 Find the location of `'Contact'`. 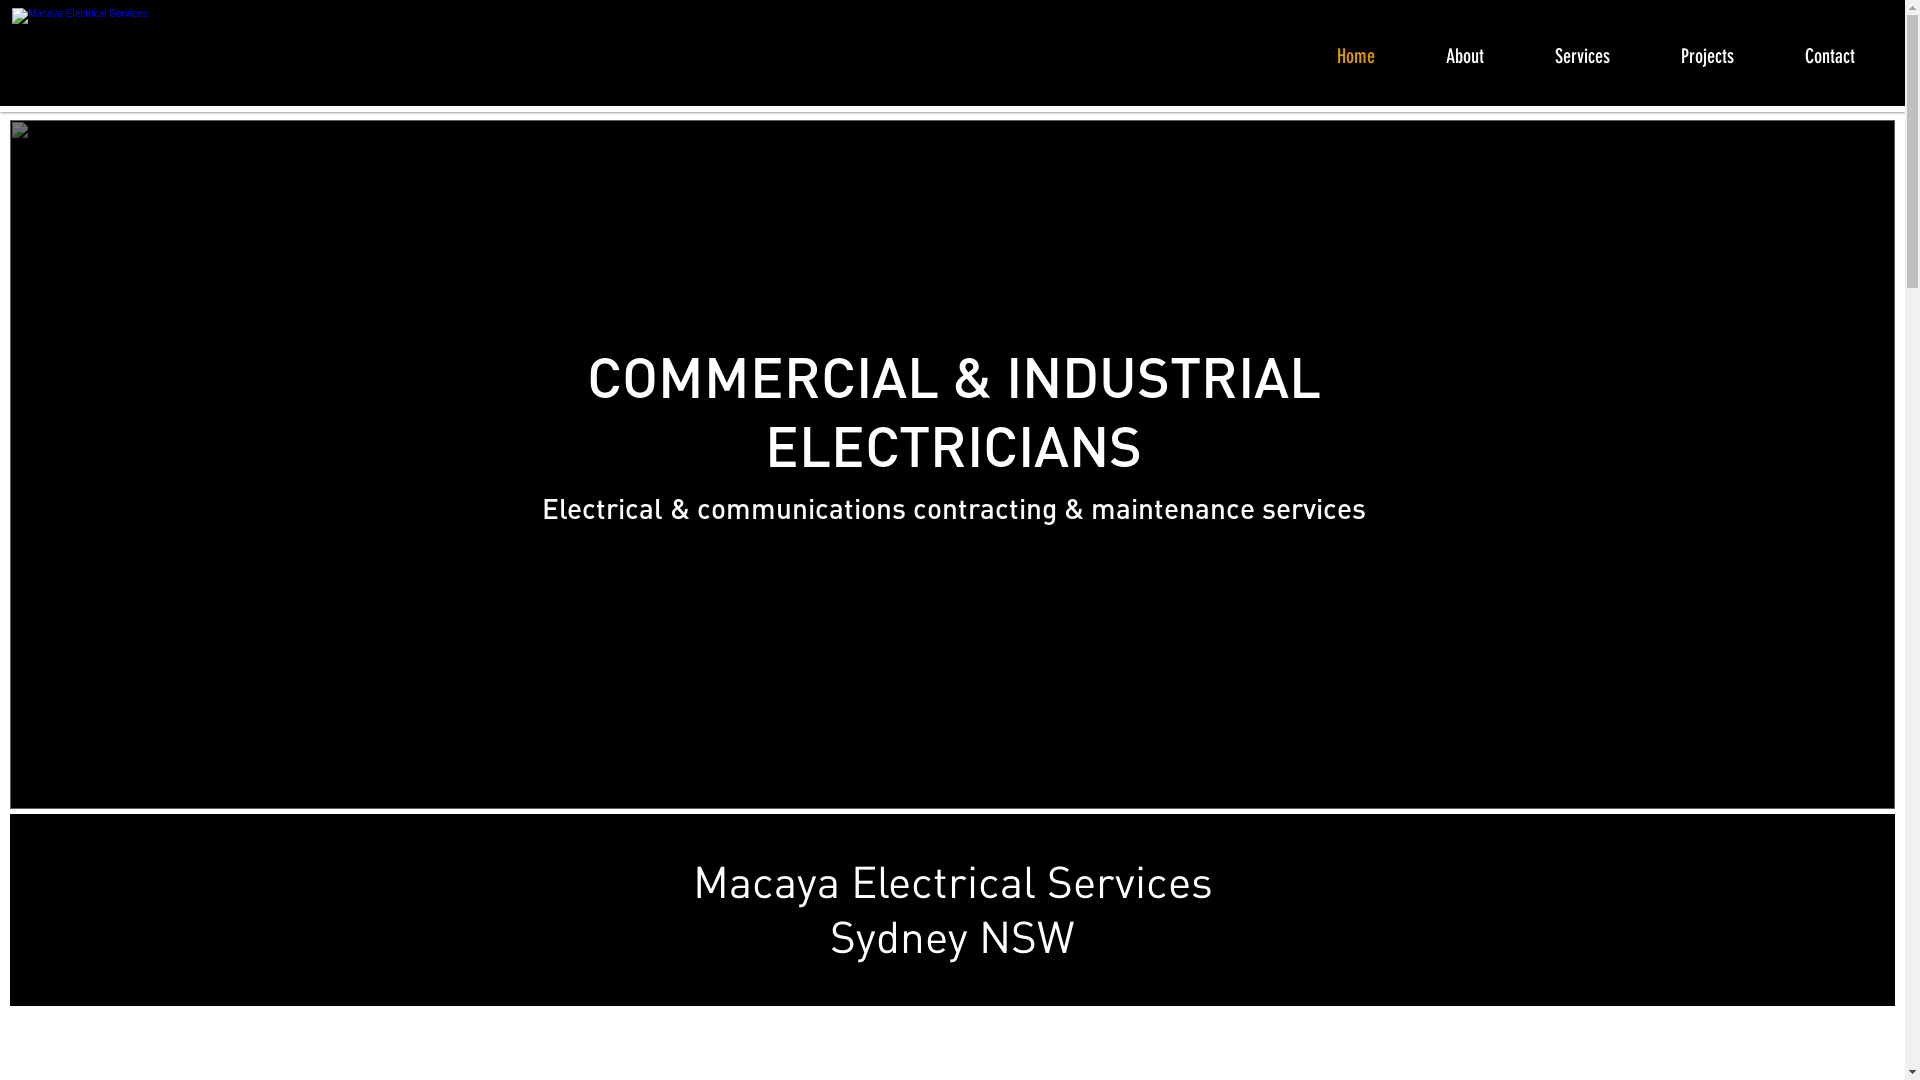

'Contact' is located at coordinates (1843, 52).